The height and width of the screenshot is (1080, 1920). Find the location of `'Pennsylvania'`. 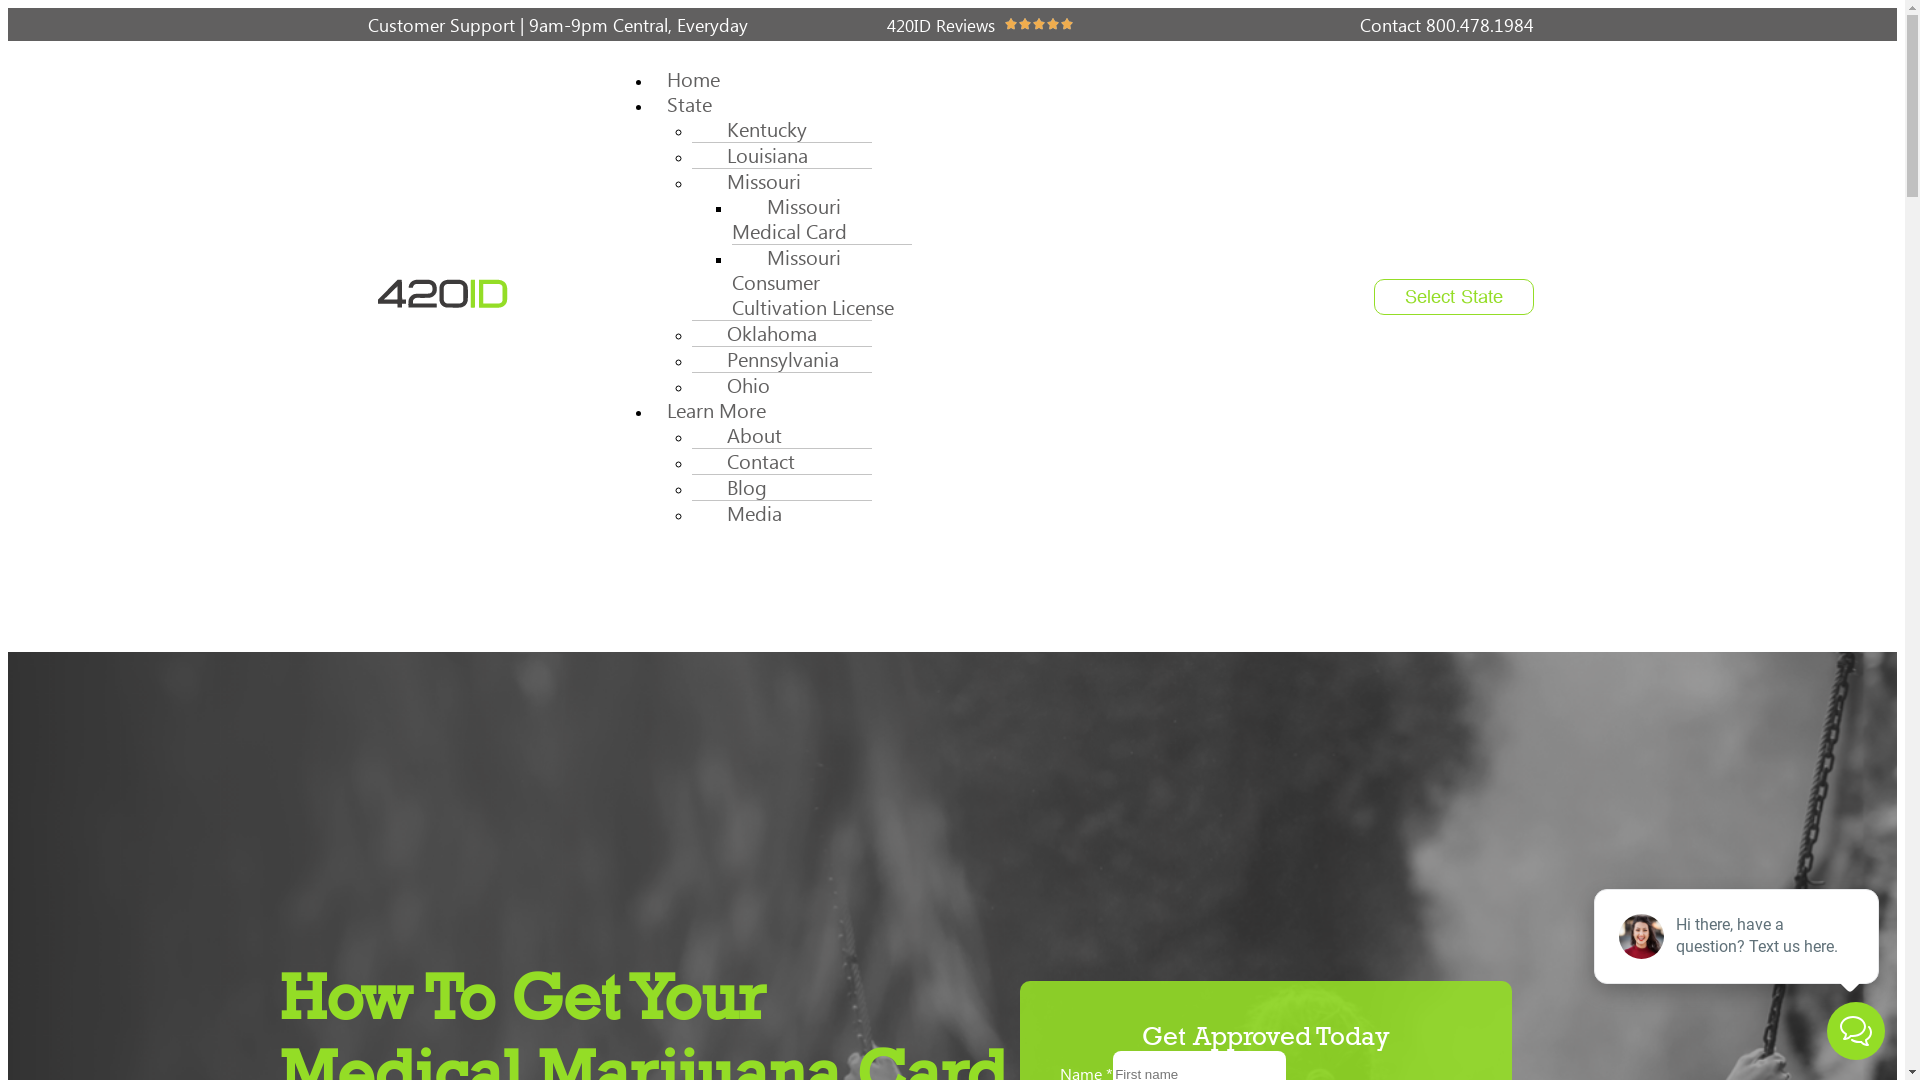

'Pennsylvania' is located at coordinates (691, 358).